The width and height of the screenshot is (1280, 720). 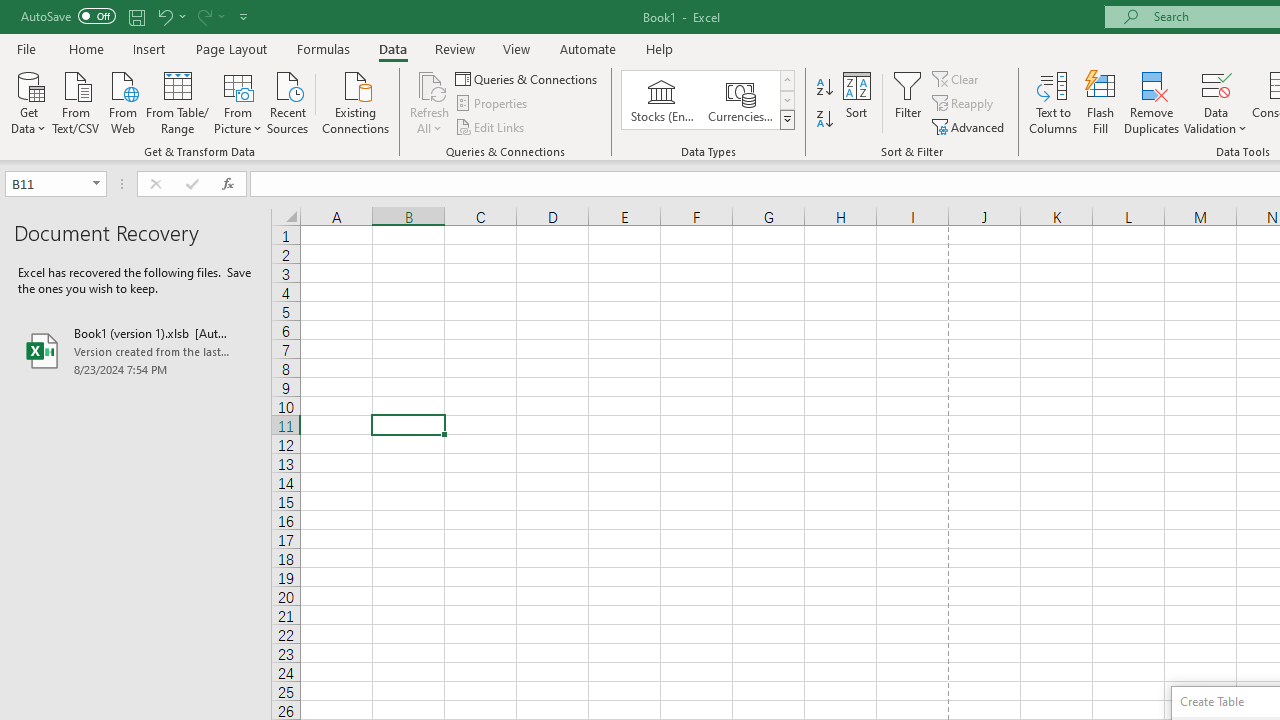 I want to click on 'AutomationID: ConvertToLinkedEntity', so click(x=708, y=100).